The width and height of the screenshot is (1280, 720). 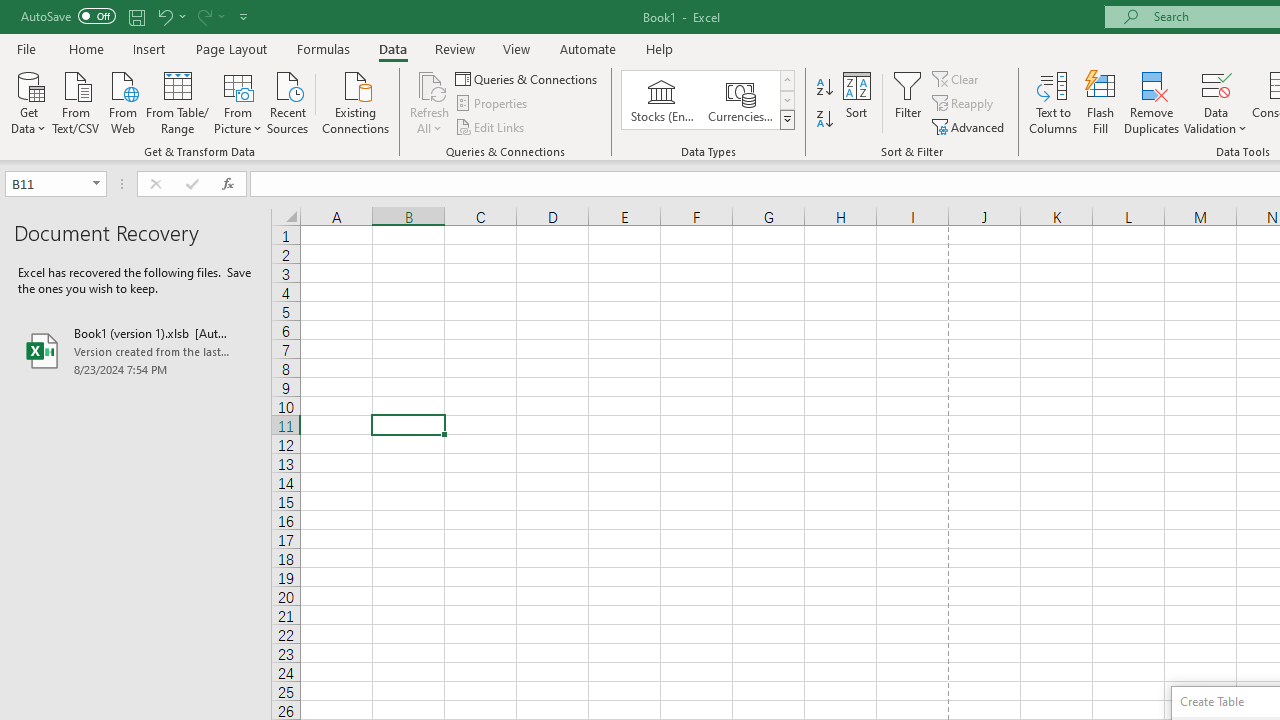 I want to click on 'AutomationID: ConvertToLinkedEntity', so click(x=708, y=100).